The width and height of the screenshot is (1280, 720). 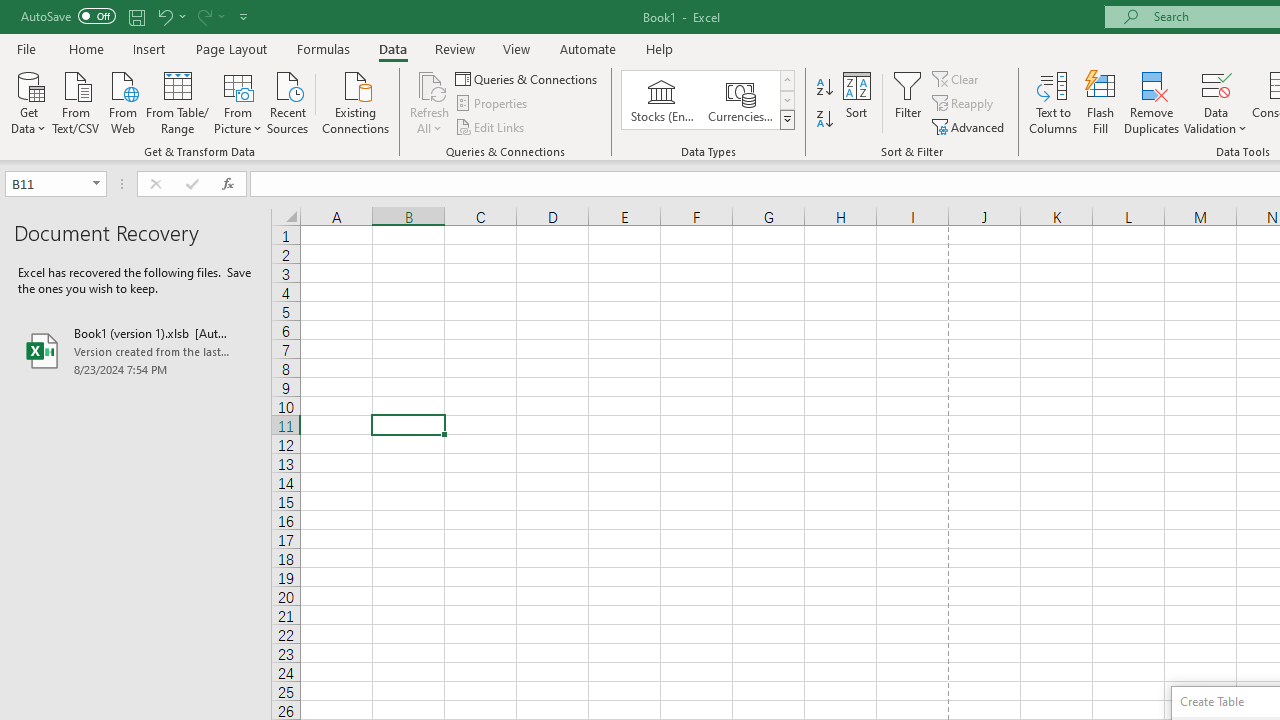 I want to click on 'AutomationID: ConvertToLinkedEntity', so click(x=708, y=100).